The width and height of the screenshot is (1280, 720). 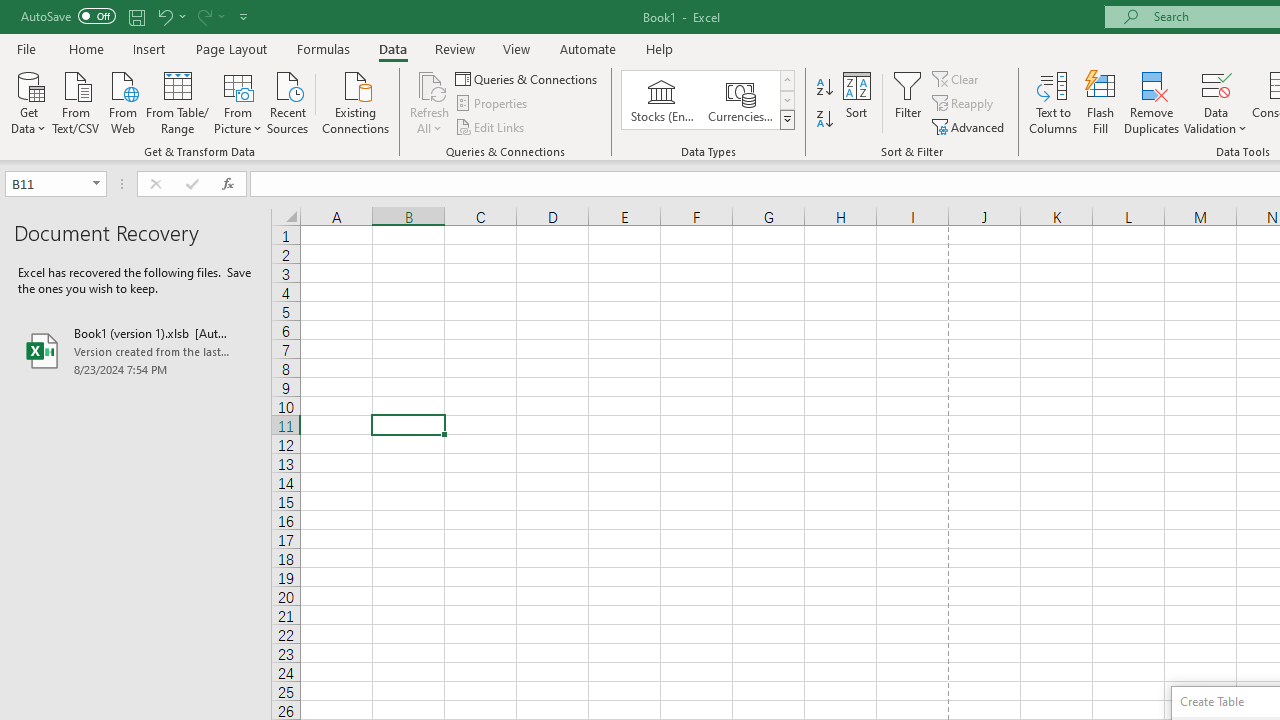 I want to click on 'AutomationID: ConvertToLinkedEntity', so click(x=708, y=100).